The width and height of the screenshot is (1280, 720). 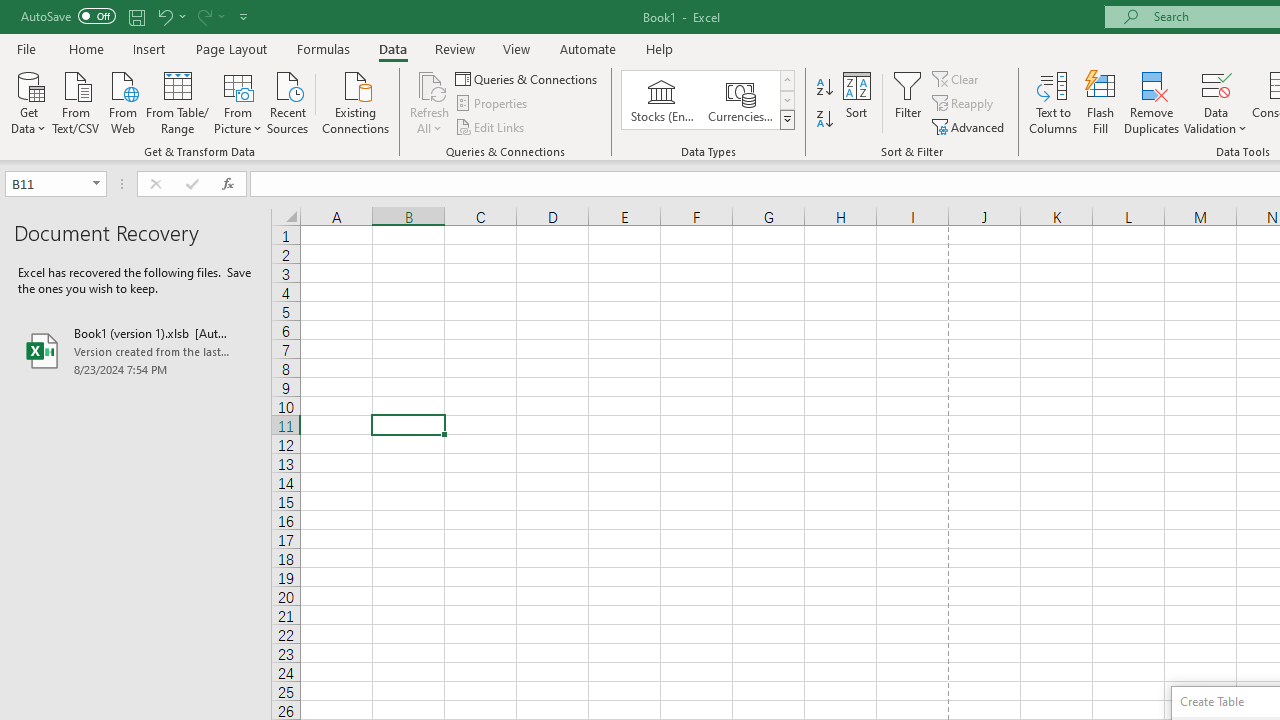 I want to click on 'AutomationID: ConvertToLinkedEntity', so click(x=708, y=100).